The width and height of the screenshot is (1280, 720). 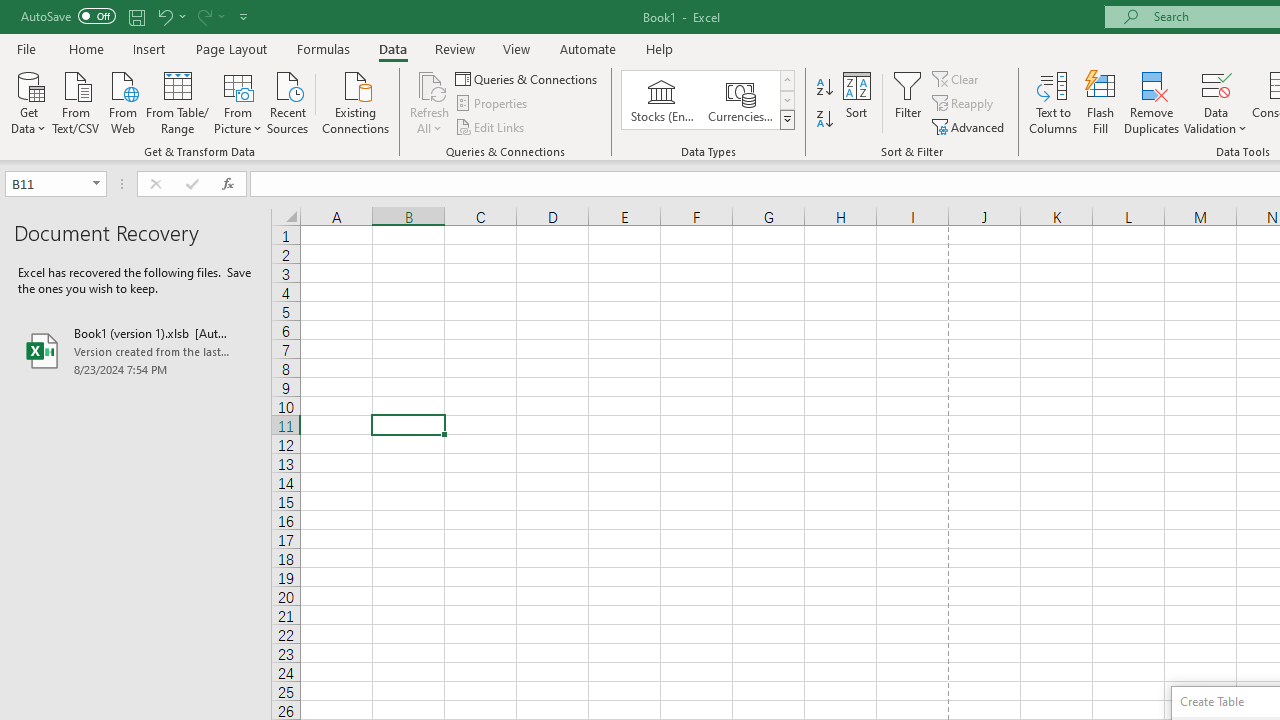 I want to click on 'AutomationID: ConvertToLinkedEntity', so click(x=708, y=100).